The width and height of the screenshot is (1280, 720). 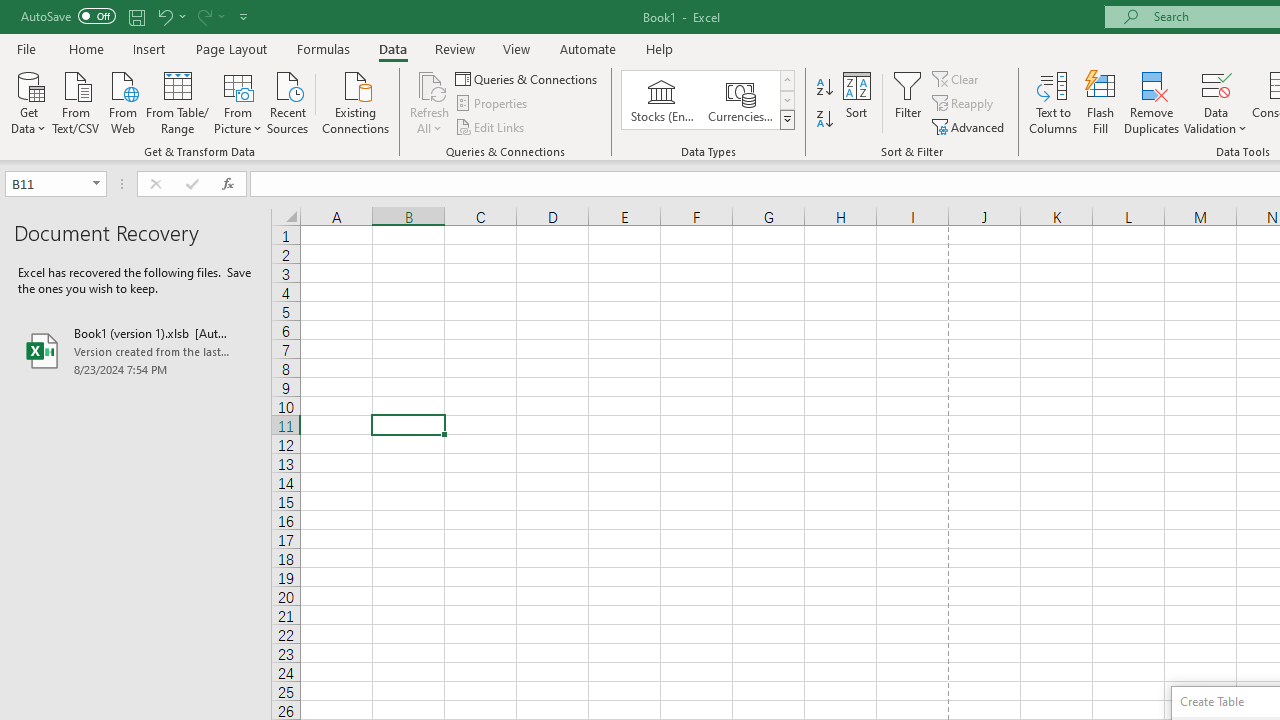 I want to click on 'AutomationID: ConvertToLinkedEntity', so click(x=708, y=100).